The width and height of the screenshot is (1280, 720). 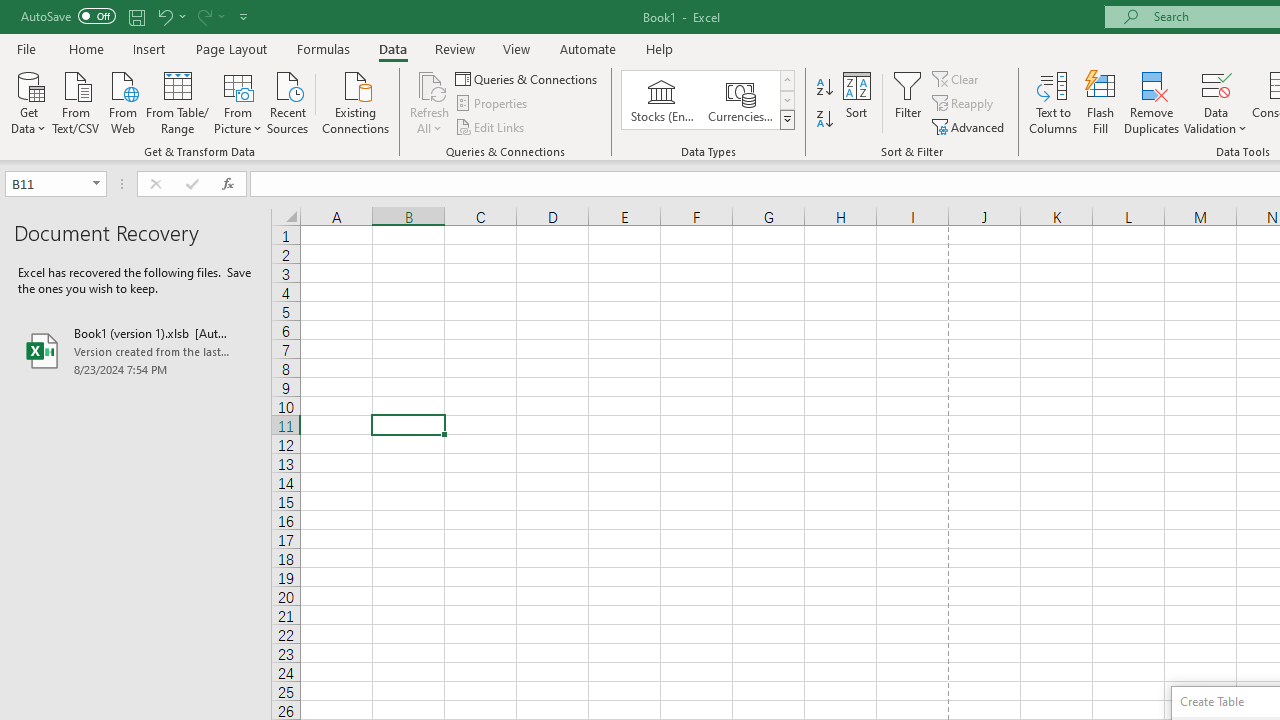 I want to click on 'AutomationID: ConvertToLinkedEntity', so click(x=708, y=100).